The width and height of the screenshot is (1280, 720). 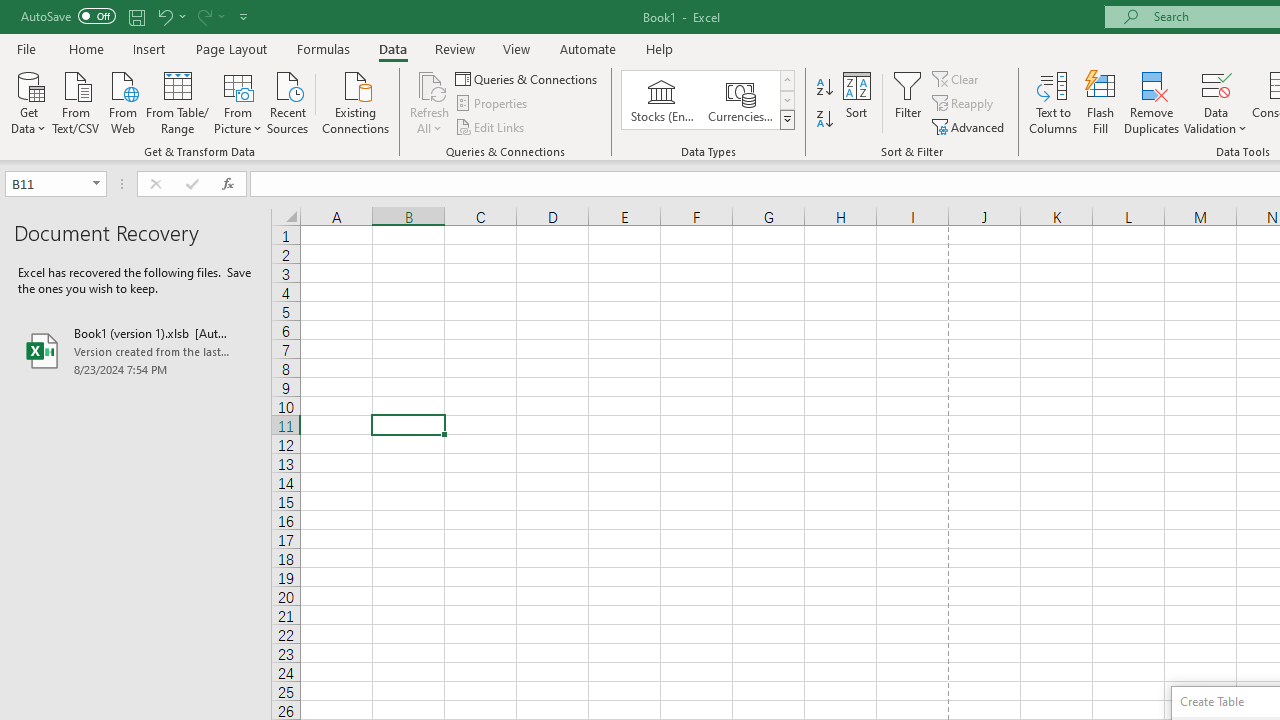 I want to click on 'AutomationID: ConvertToLinkedEntity', so click(x=708, y=100).